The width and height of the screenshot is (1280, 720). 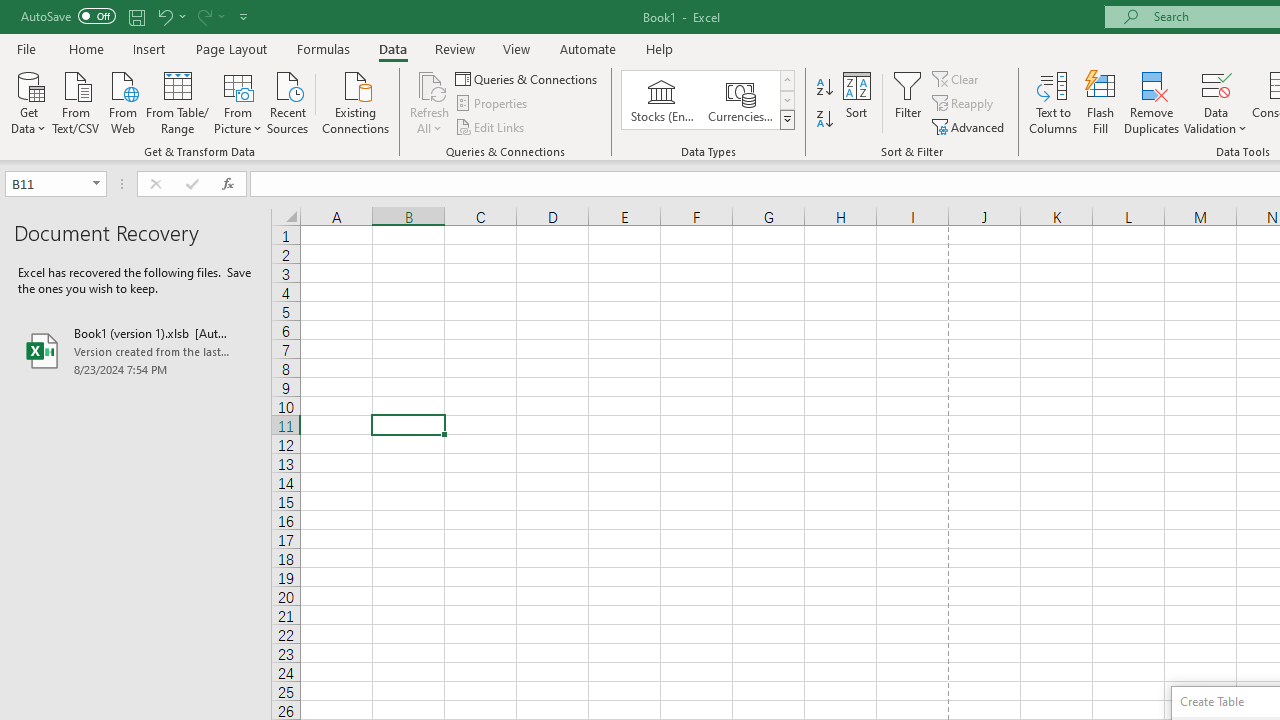 I want to click on 'AutomationID: ConvertToLinkedEntity', so click(x=708, y=100).